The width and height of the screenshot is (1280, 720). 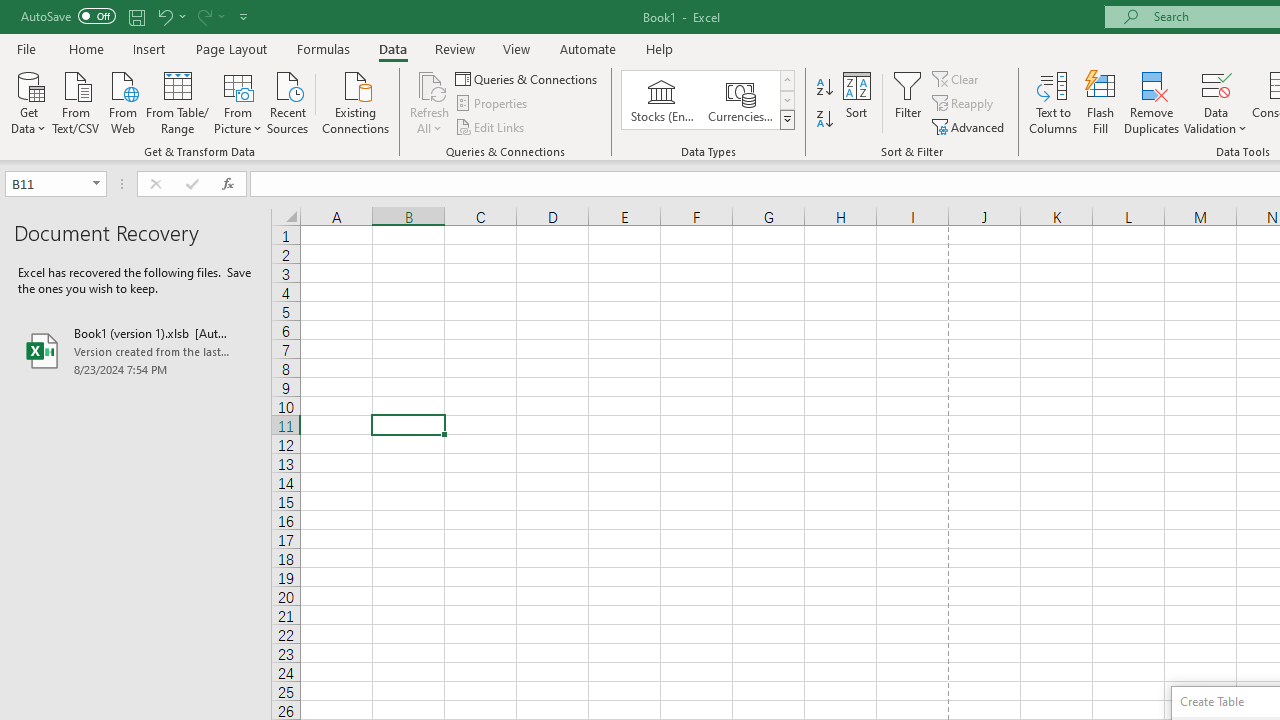 I want to click on 'AutomationID: ConvertToLinkedEntity', so click(x=708, y=100).